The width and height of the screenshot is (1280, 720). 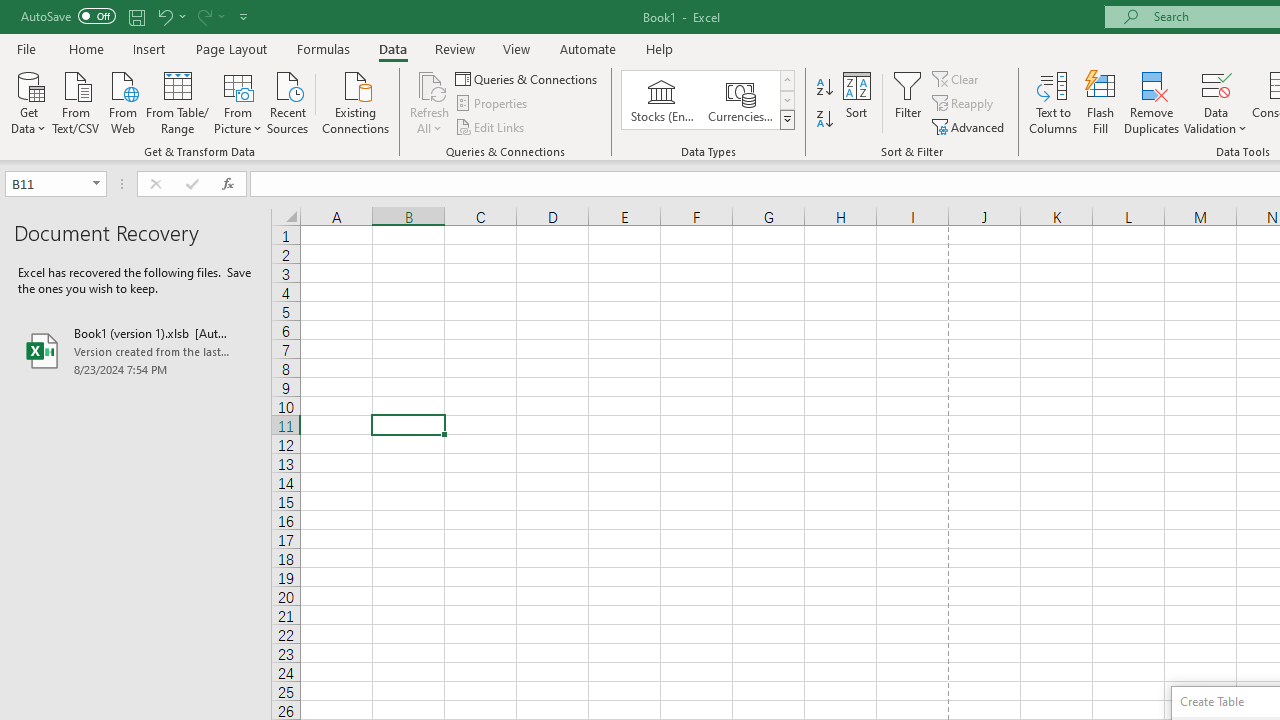 I want to click on 'AutomationID: ConvertToLinkedEntity', so click(x=708, y=100).